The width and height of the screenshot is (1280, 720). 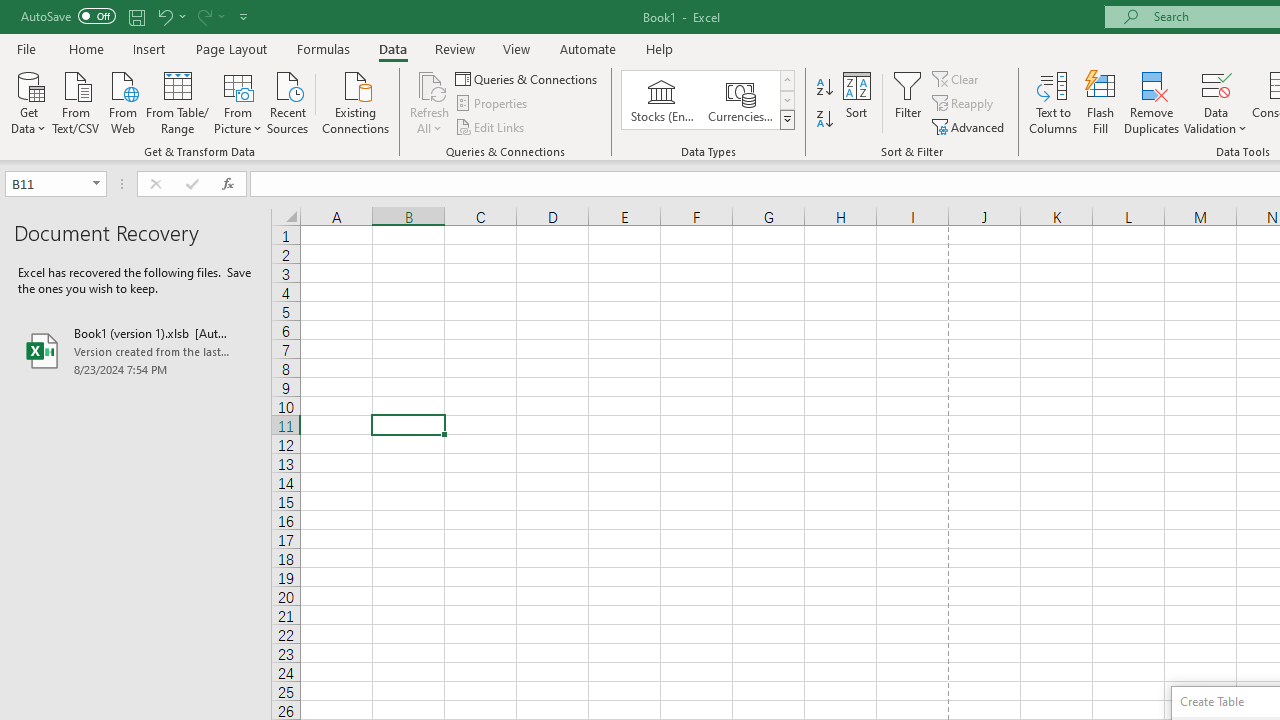 I want to click on 'AutomationID: ConvertToLinkedEntity', so click(x=708, y=100).